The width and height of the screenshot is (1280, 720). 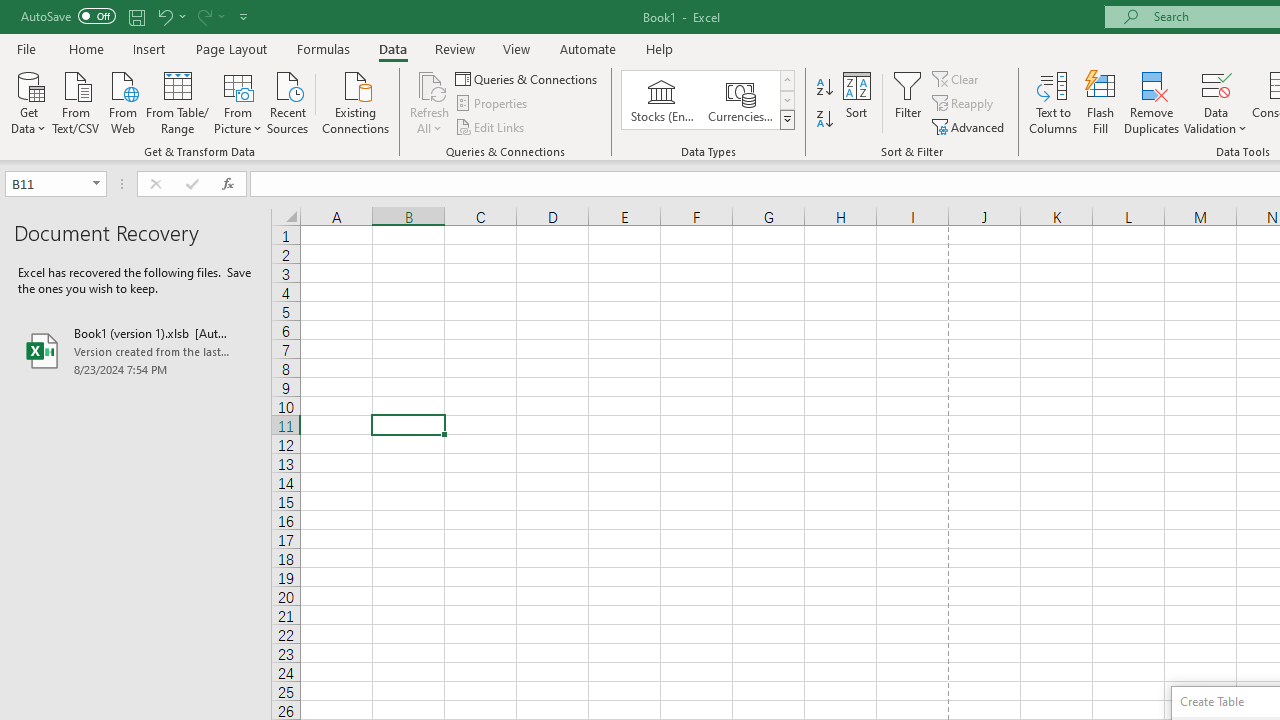 I want to click on 'AutomationID: ConvertToLinkedEntity', so click(x=708, y=100).